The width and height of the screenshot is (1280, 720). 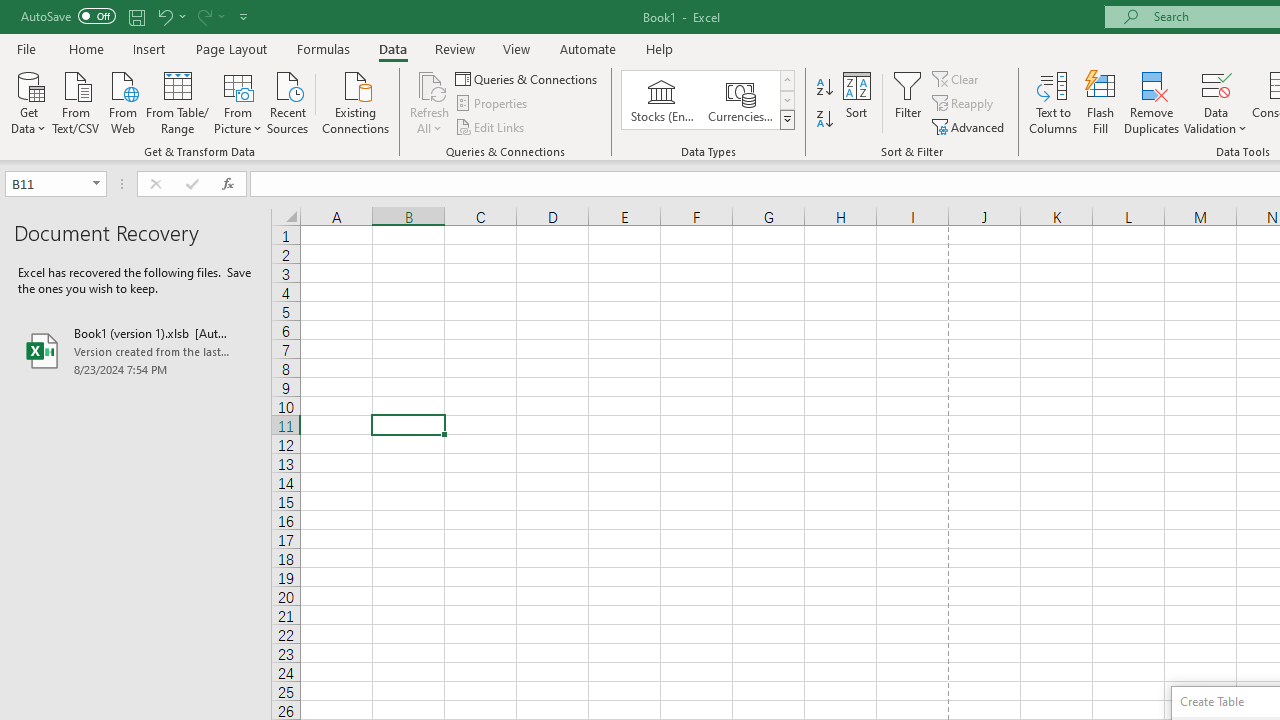 I want to click on 'AutomationID: ConvertToLinkedEntity', so click(x=708, y=100).